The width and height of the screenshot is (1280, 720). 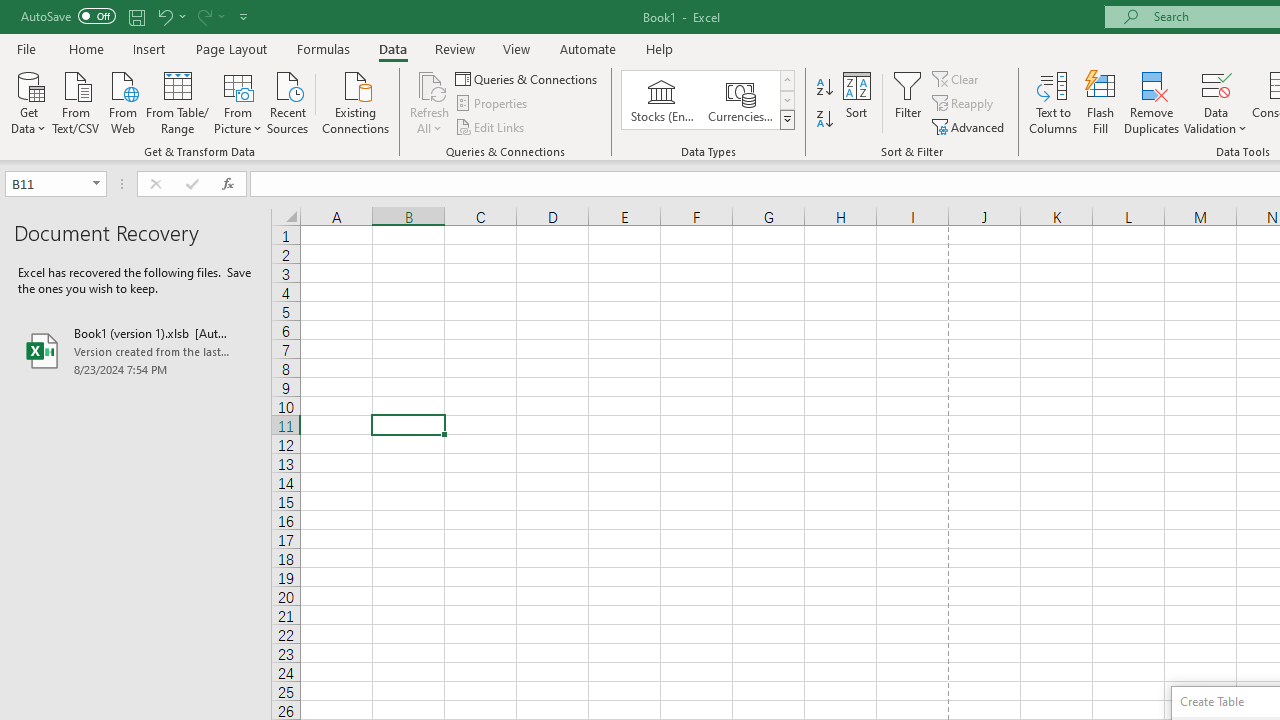 I want to click on 'AutomationID: ConvertToLinkedEntity', so click(x=708, y=100).